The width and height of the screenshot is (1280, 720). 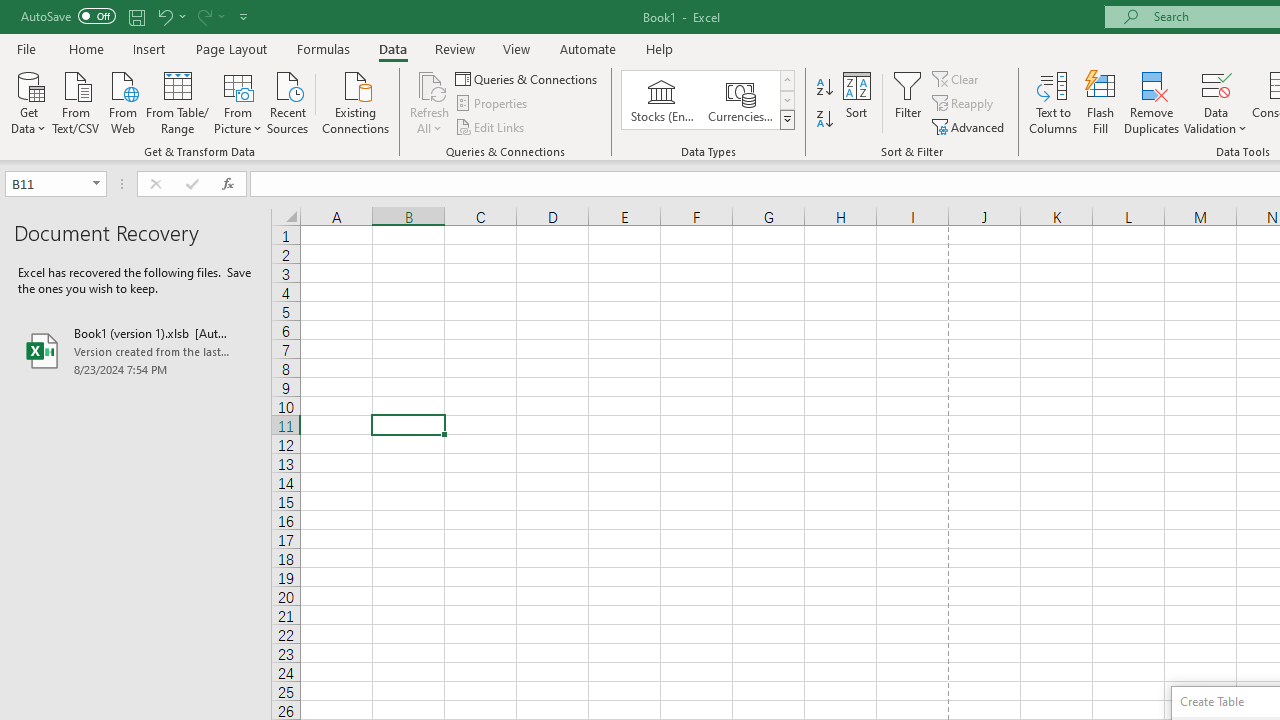 I want to click on 'AutomationID: ConvertToLinkedEntity', so click(x=708, y=100).